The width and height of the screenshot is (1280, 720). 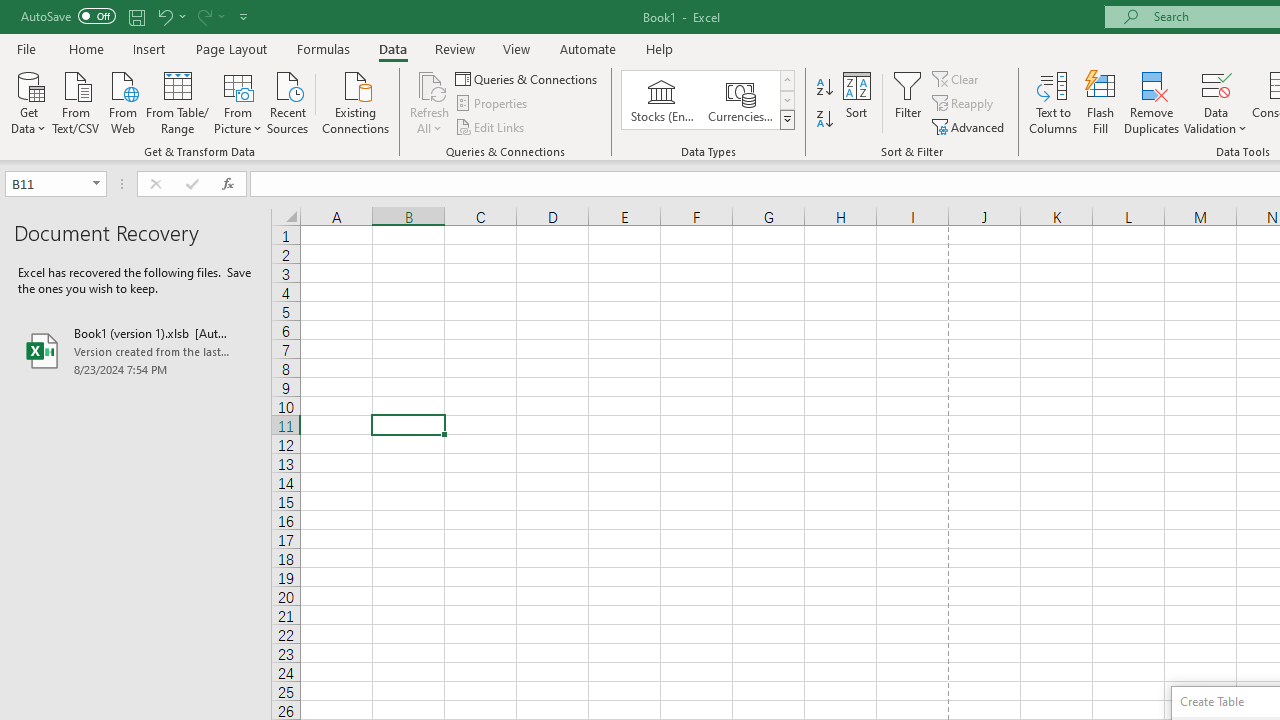 I want to click on 'AutomationID: ConvertToLinkedEntity', so click(x=708, y=100).